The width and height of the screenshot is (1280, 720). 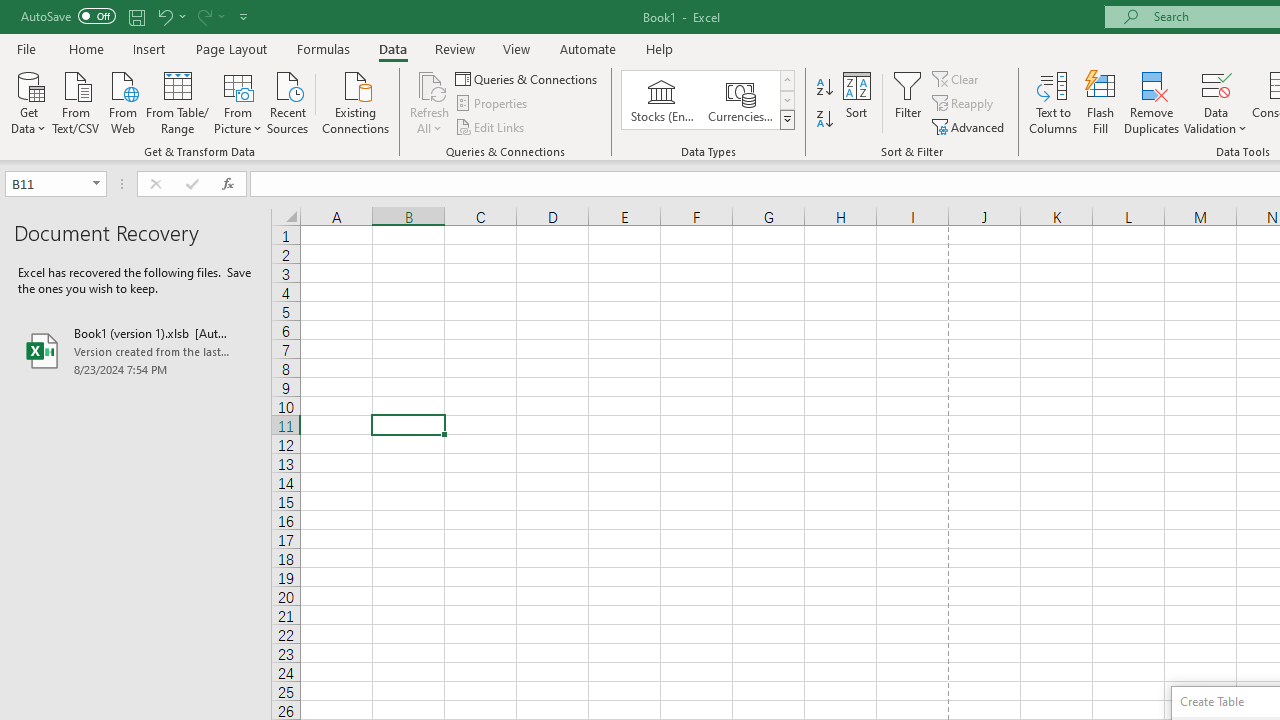 I want to click on 'AutomationID: ConvertToLinkedEntity', so click(x=708, y=100).